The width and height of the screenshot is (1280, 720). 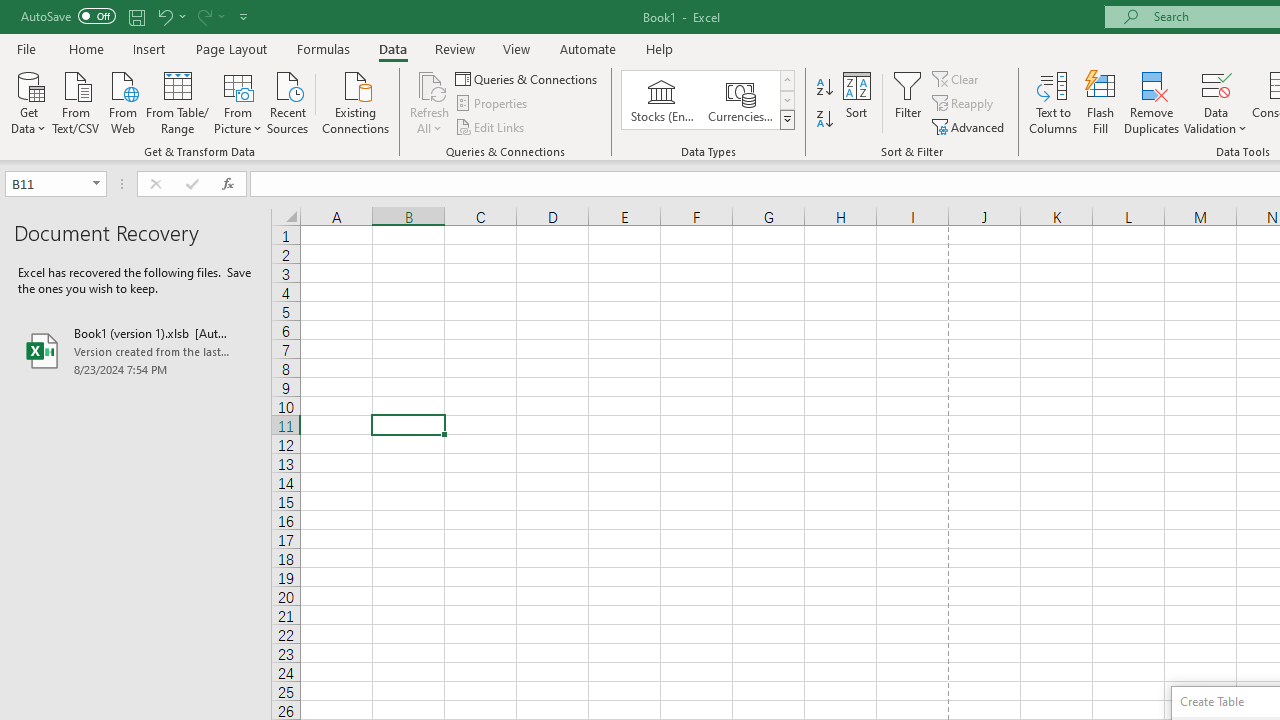 I want to click on 'AutomationID: ConvertToLinkedEntity', so click(x=708, y=100).